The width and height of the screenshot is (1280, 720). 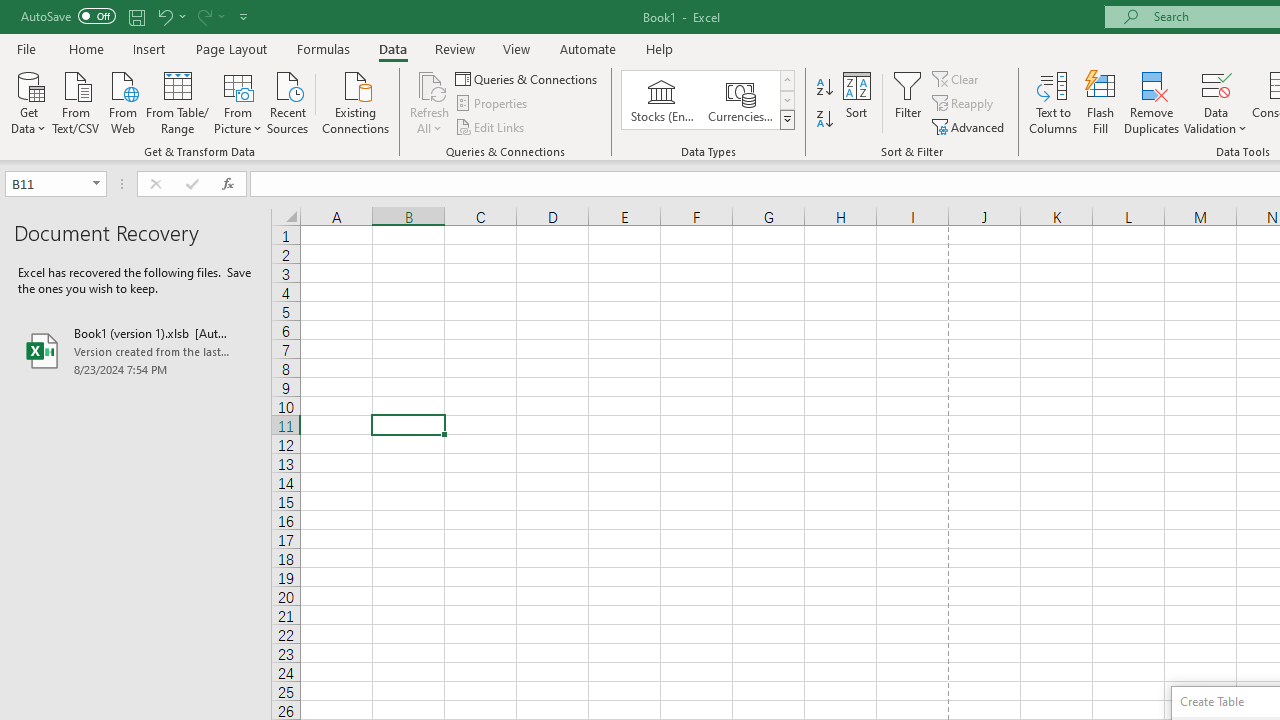 I want to click on 'AutomationID: ConvertToLinkedEntity', so click(x=708, y=100).